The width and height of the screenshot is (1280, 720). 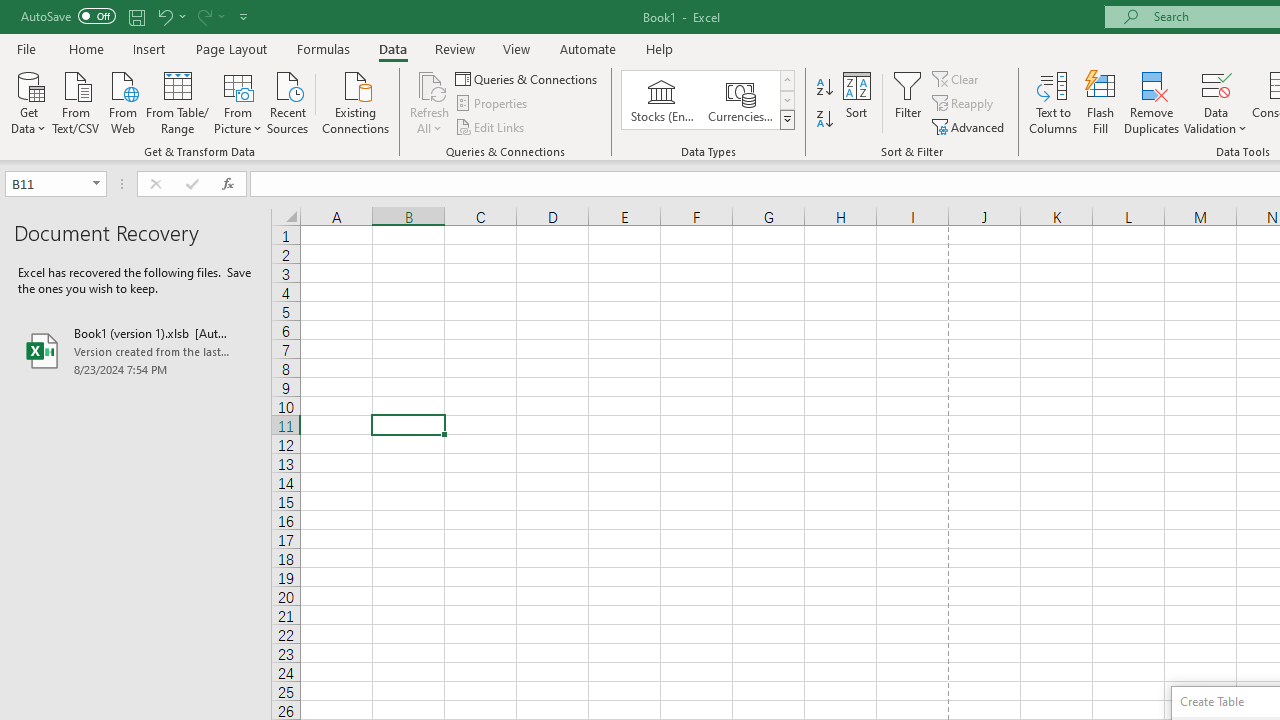 I want to click on 'AutomationID: ConvertToLinkedEntity', so click(x=708, y=100).